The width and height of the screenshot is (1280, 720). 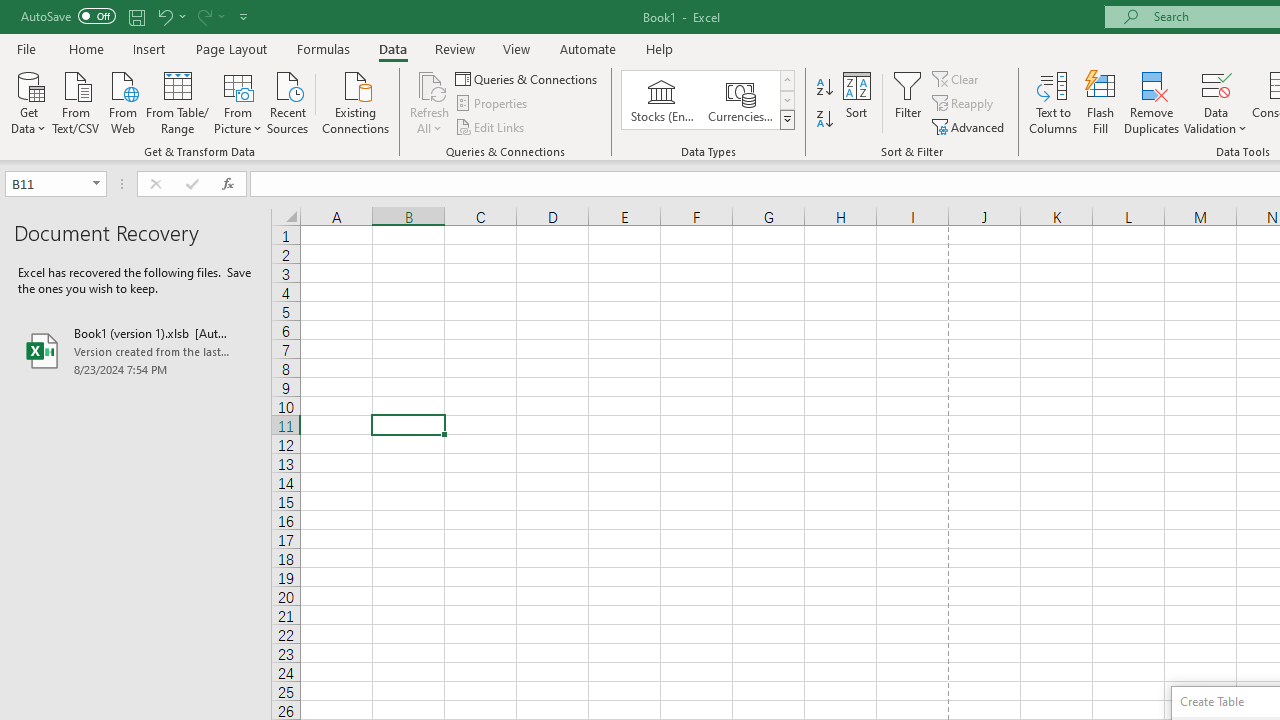 I want to click on 'AutomationID: ConvertToLinkedEntity', so click(x=708, y=100).